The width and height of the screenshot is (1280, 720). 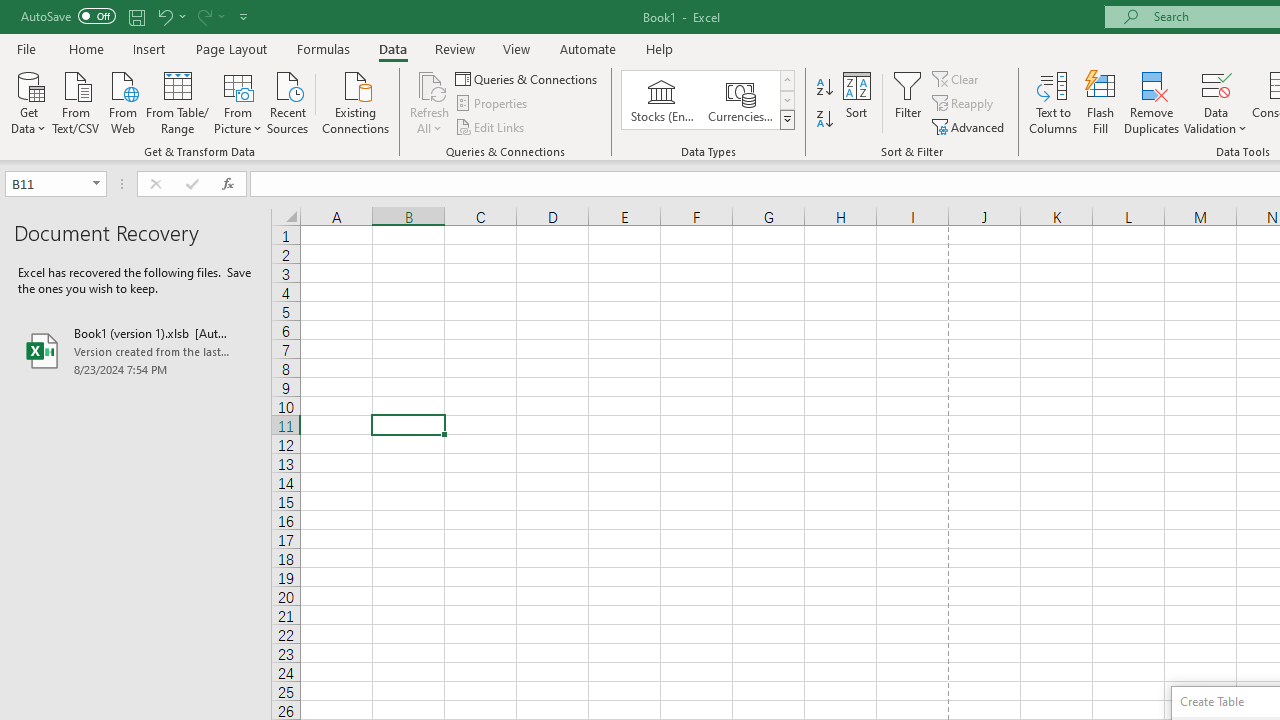 I want to click on 'AutomationID: ConvertToLinkedEntity', so click(x=708, y=100).